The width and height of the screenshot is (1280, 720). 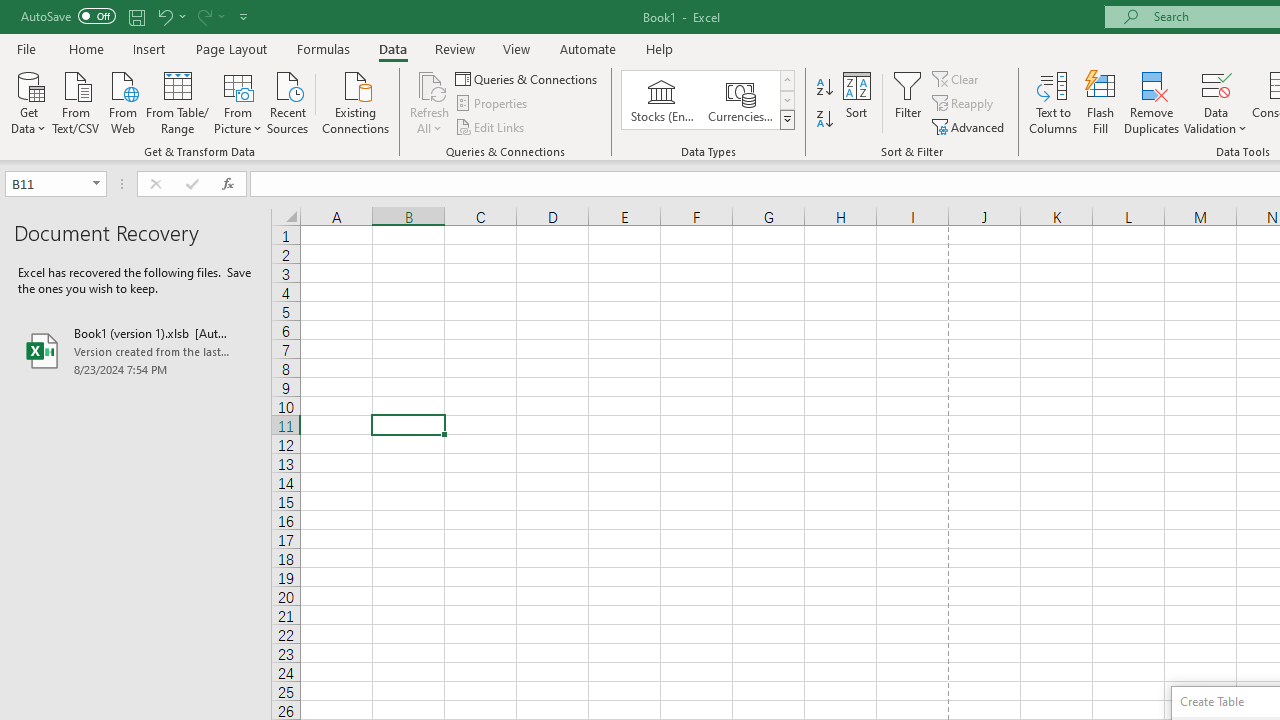 I want to click on 'AutomationID: ConvertToLinkedEntity', so click(x=708, y=100).